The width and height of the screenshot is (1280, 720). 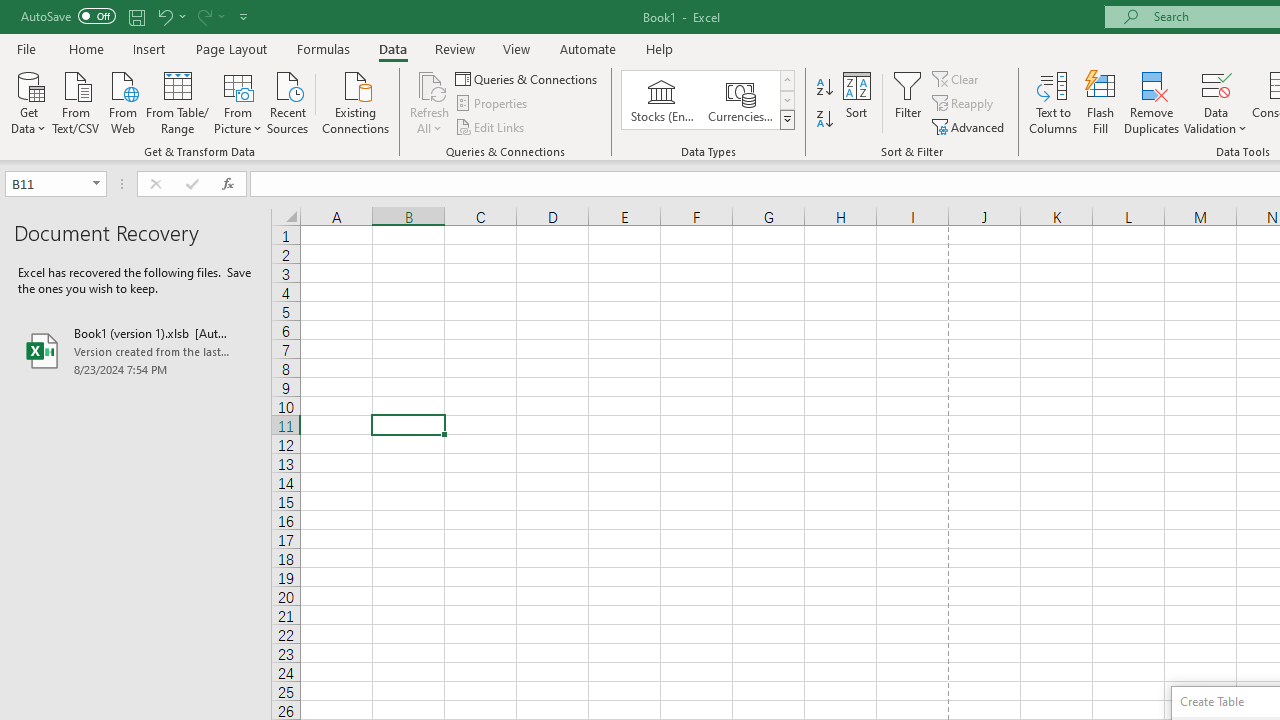 I want to click on 'AutomationID: ConvertToLinkedEntity', so click(x=708, y=100).